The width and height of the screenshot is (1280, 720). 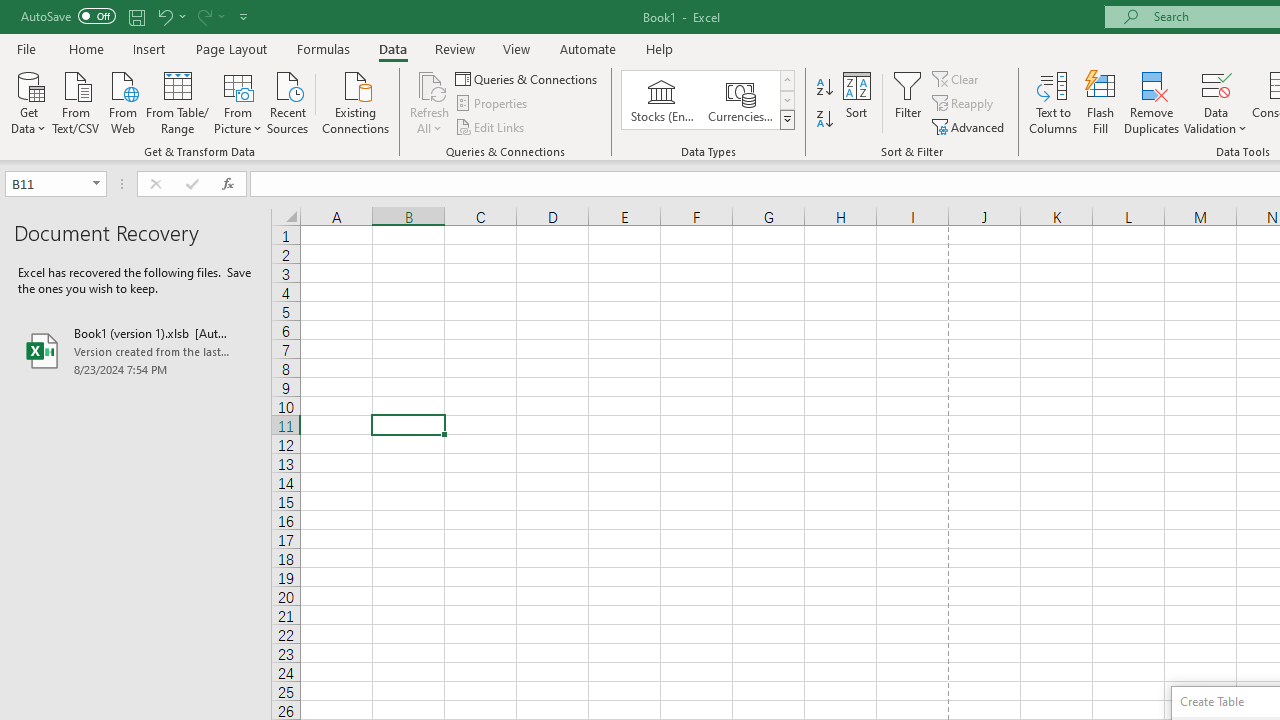 I want to click on 'AutomationID: ConvertToLinkedEntity', so click(x=708, y=100).